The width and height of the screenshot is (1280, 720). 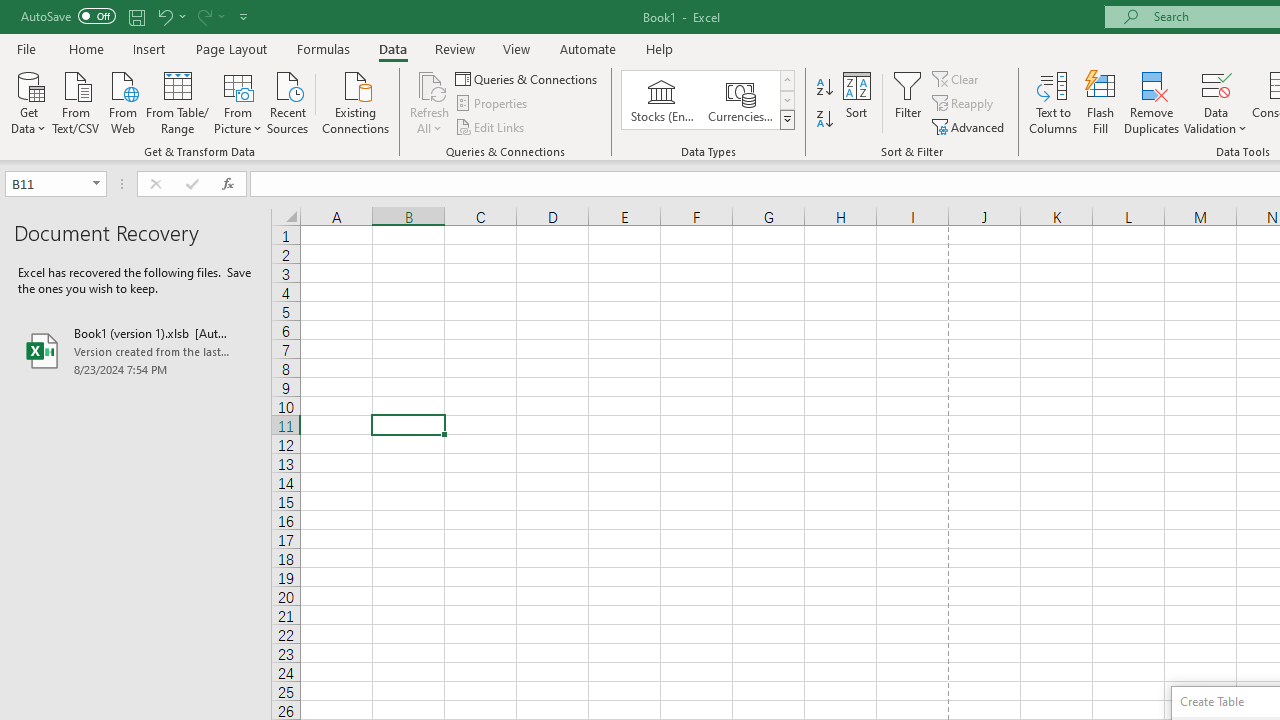 I want to click on 'AutomationID: ConvertToLinkedEntity', so click(x=708, y=100).